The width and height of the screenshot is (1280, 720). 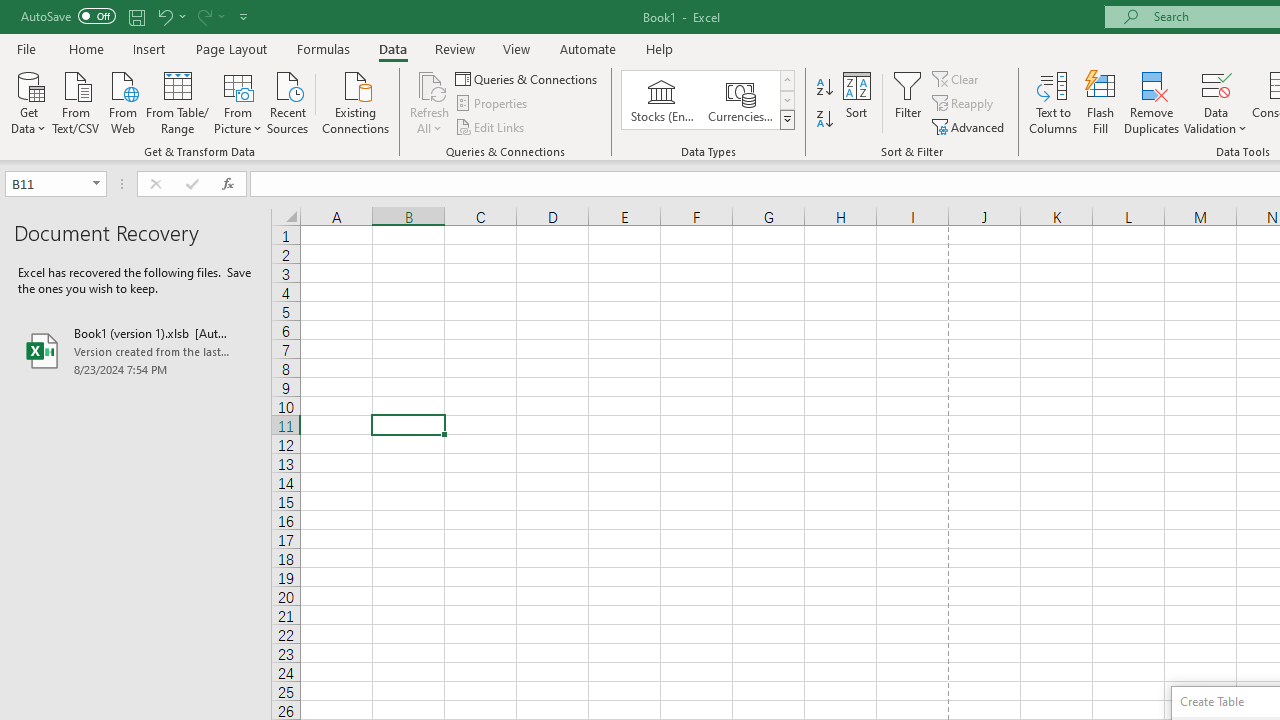 I want to click on 'AutomationID: ConvertToLinkedEntity', so click(x=708, y=100).